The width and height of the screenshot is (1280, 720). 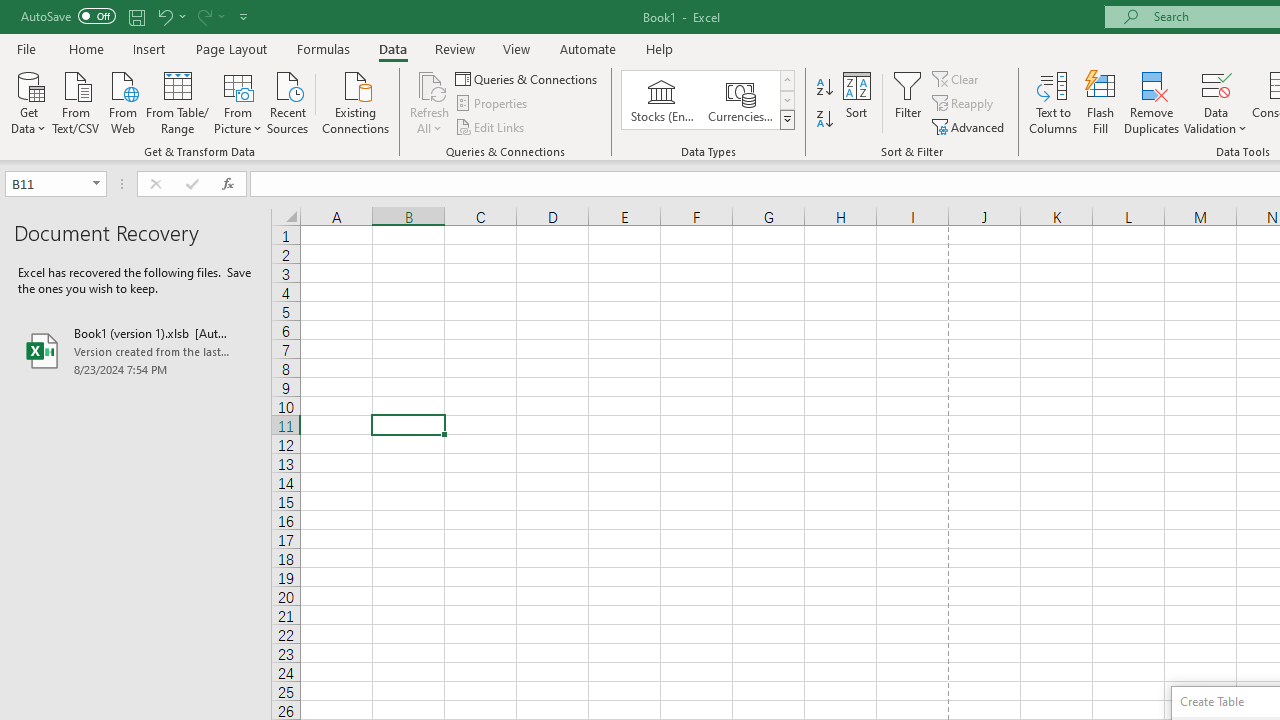 I want to click on 'AutomationID: ConvertToLinkedEntity', so click(x=708, y=100).